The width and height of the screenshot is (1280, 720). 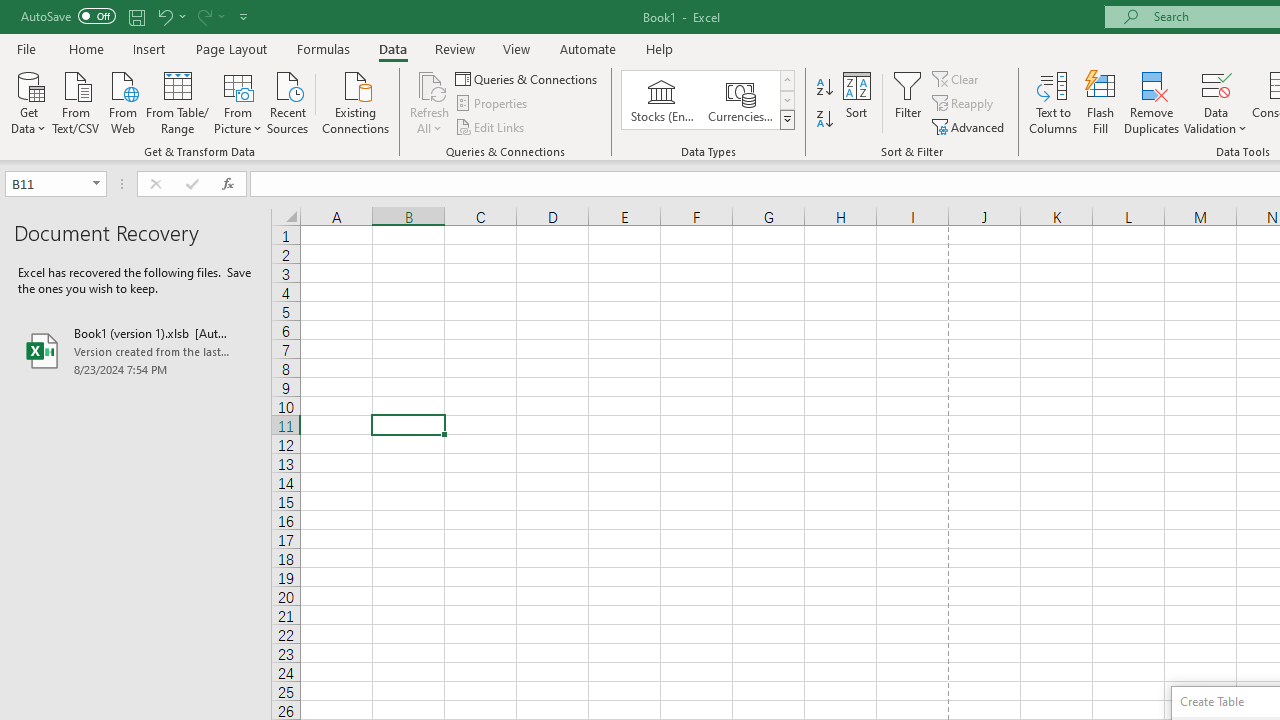 I want to click on 'AutomationID: ConvertToLinkedEntity', so click(x=708, y=100).